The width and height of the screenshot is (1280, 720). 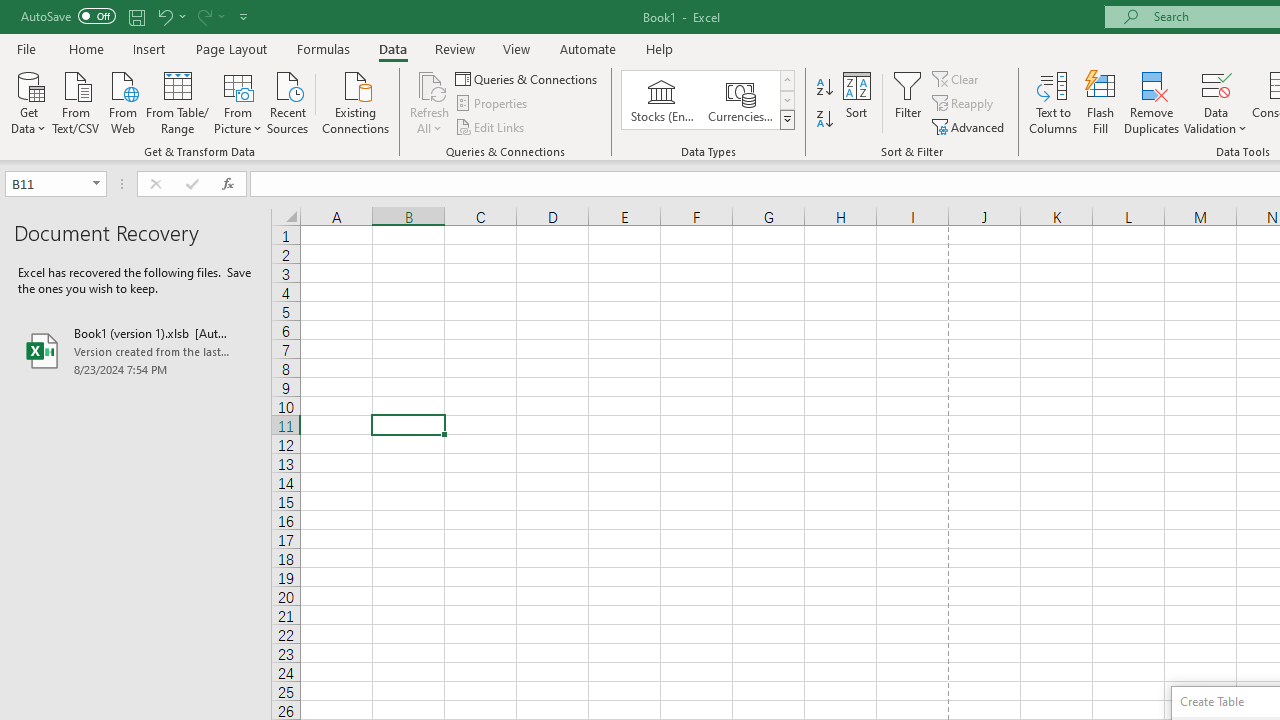 I want to click on 'AutomationID: ConvertToLinkedEntity', so click(x=708, y=100).